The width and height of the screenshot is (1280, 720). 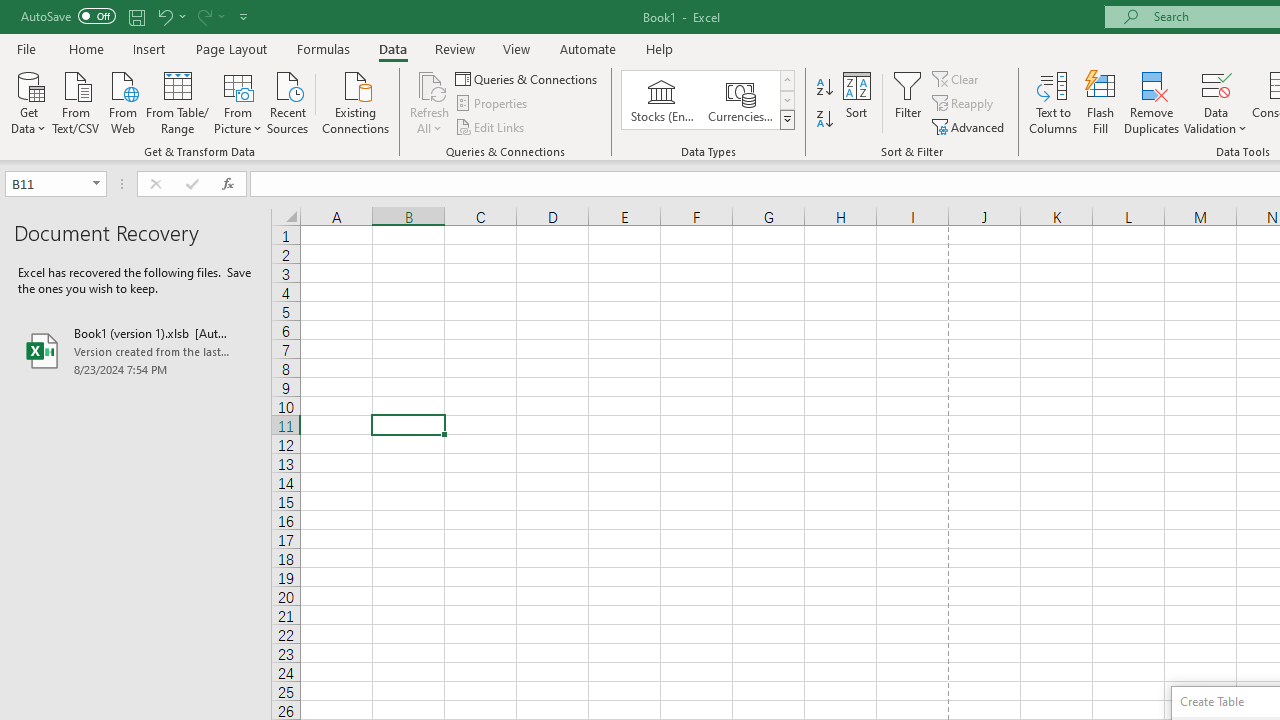 I want to click on 'AutomationID: ConvertToLinkedEntity', so click(x=708, y=100).